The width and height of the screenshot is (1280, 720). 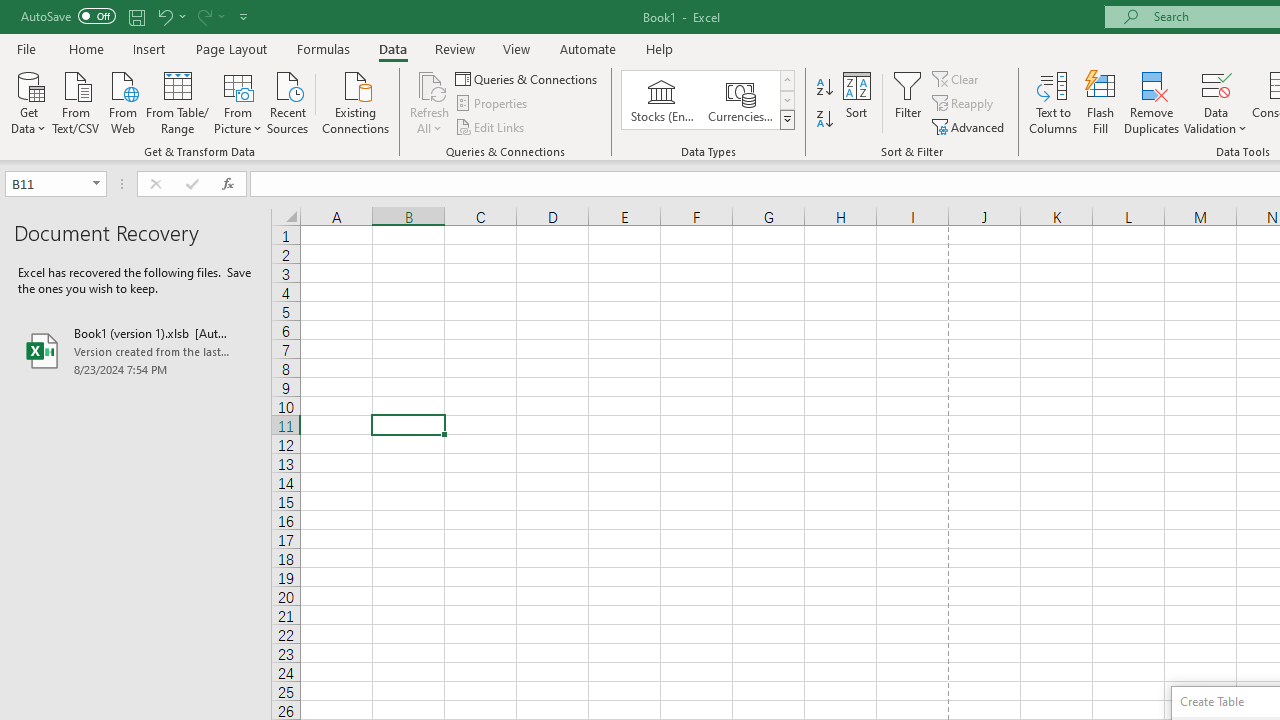 I want to click on 'AutomationID: ConvertToLinkedEntity', so click(x=708, y=100).